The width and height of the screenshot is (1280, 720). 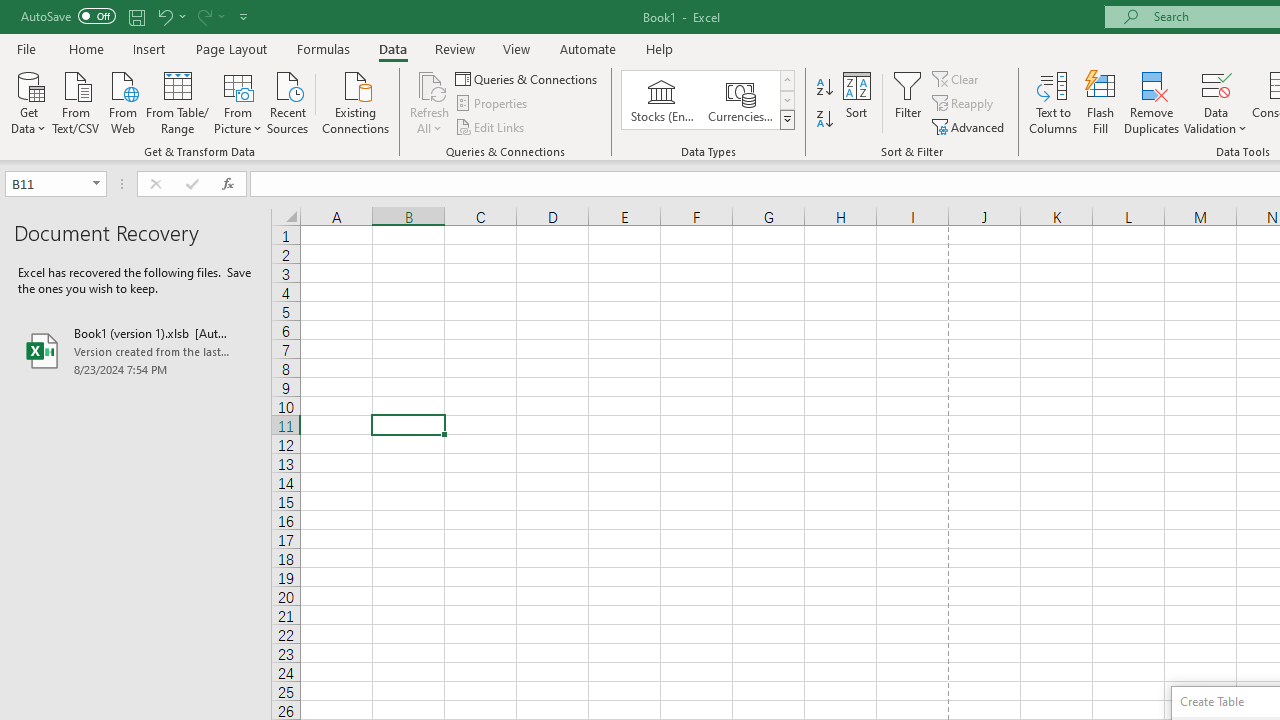 I want to click on 'AutomationID: ConvertToLinkedEntity', so click(x=708, y=100).